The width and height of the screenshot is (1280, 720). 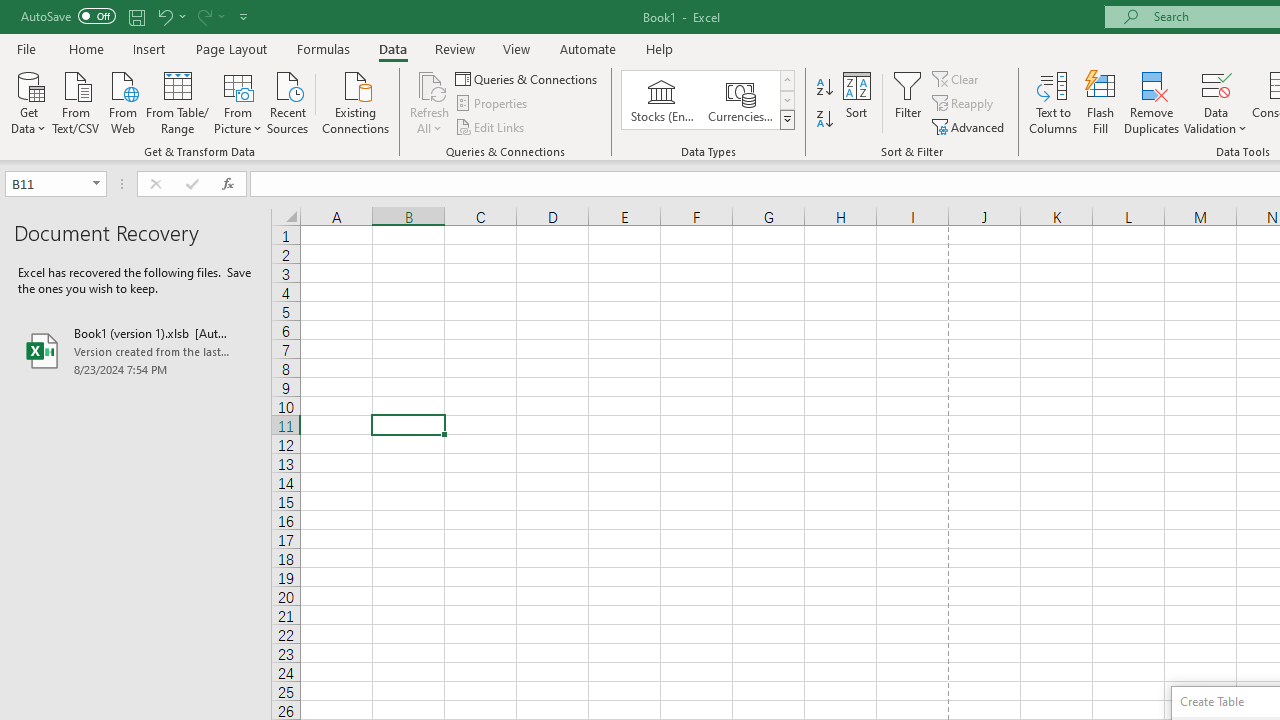 I want to click on 'AutomationID: ConvertToLinkedEntity', so click(x=708, y=100).